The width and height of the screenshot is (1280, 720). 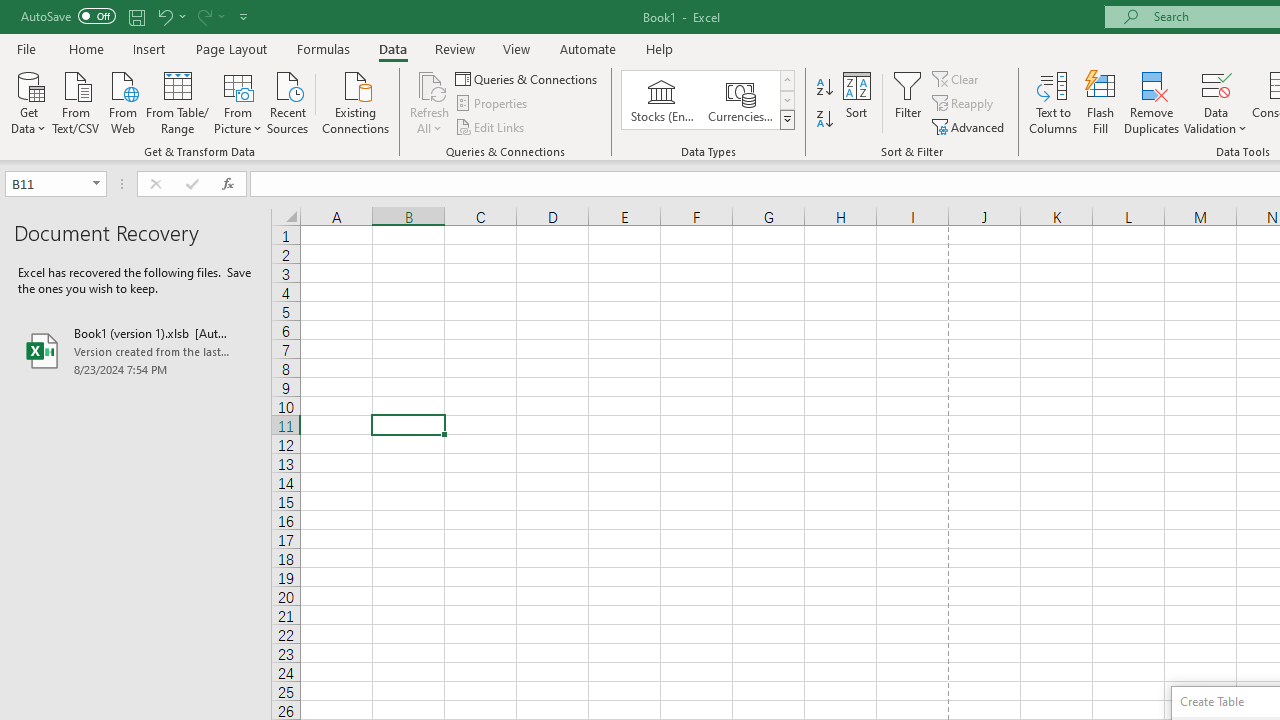 I want to click on 'AutomationID: ConvertToLinkedEntity', so click(x=708, y=100).